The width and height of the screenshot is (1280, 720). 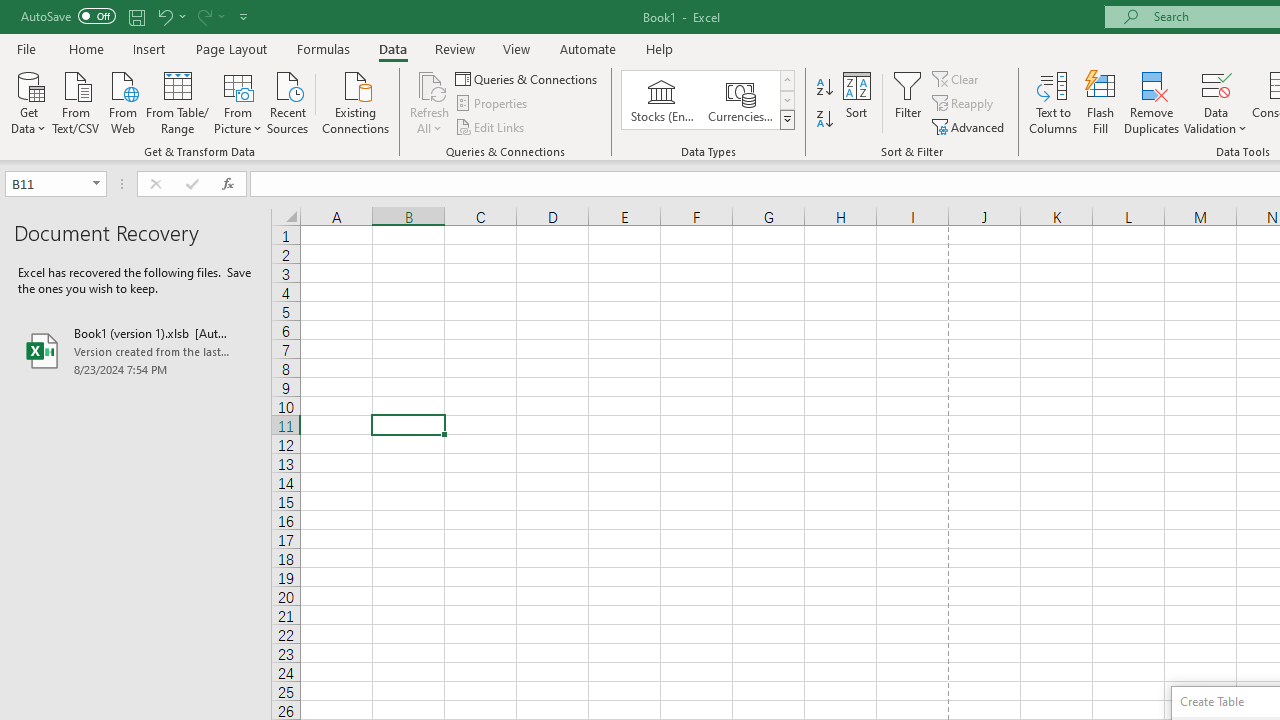 I want to click on 'AutomationID: ConvertToLinkedEntity', so click(x=708, y=100).